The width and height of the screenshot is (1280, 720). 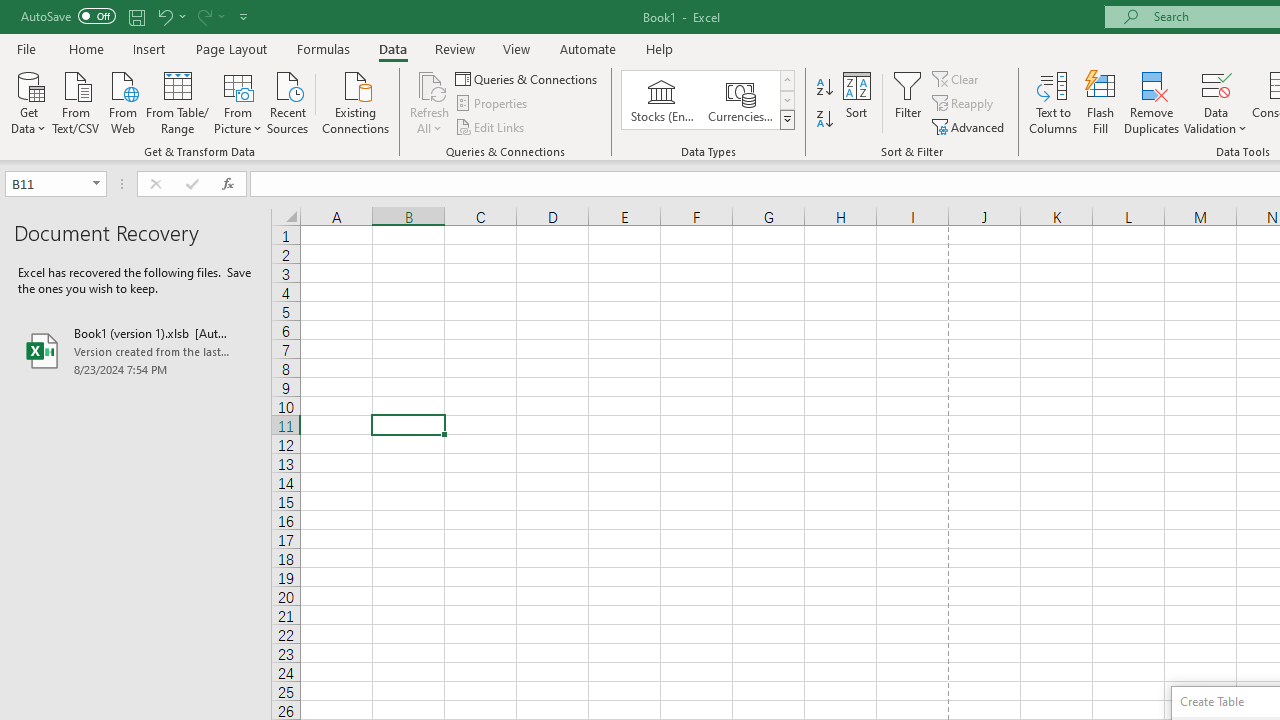 I want to click on 'AutomationID: ConvertToLinkedEntity', so click(x=708, y=100).